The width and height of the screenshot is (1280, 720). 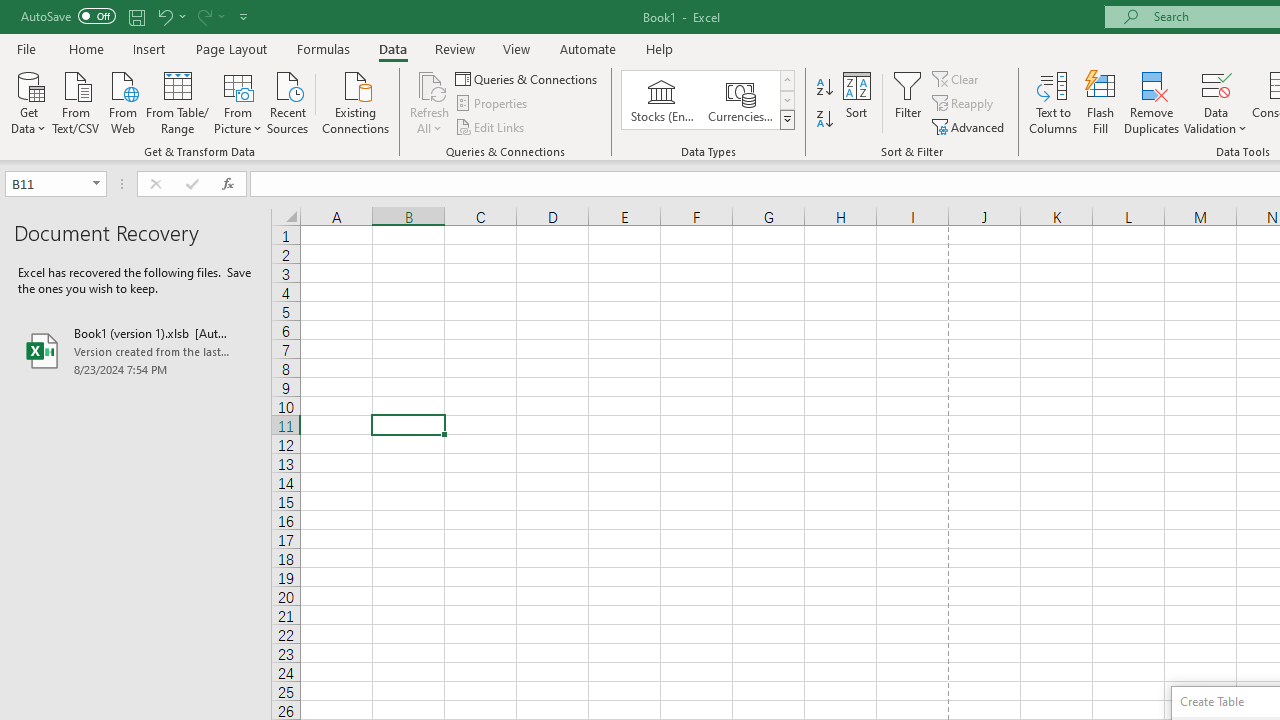 I want to click on 'AutomationID: ConvertToLinkedEntity', so click(x=708, y=100).